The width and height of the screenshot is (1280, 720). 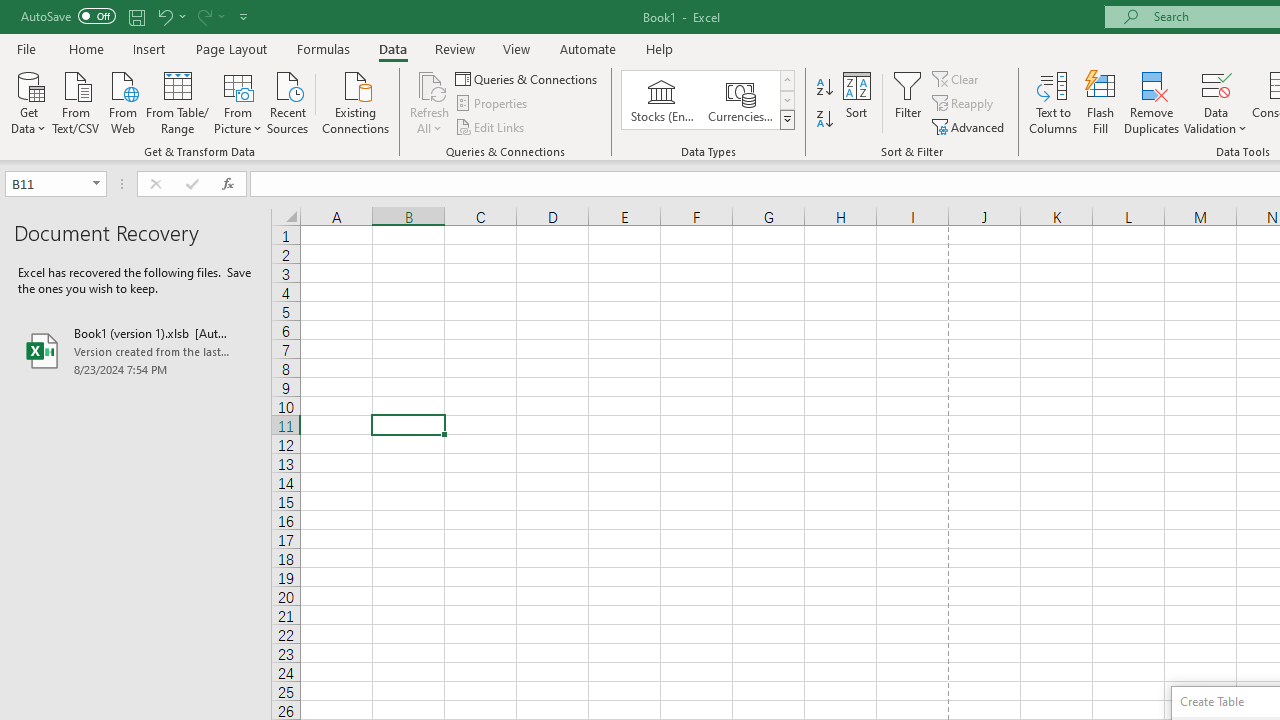 I want to click on 'AutomationID: ConvertToLinkedEntity', so click(x=708, y=100).